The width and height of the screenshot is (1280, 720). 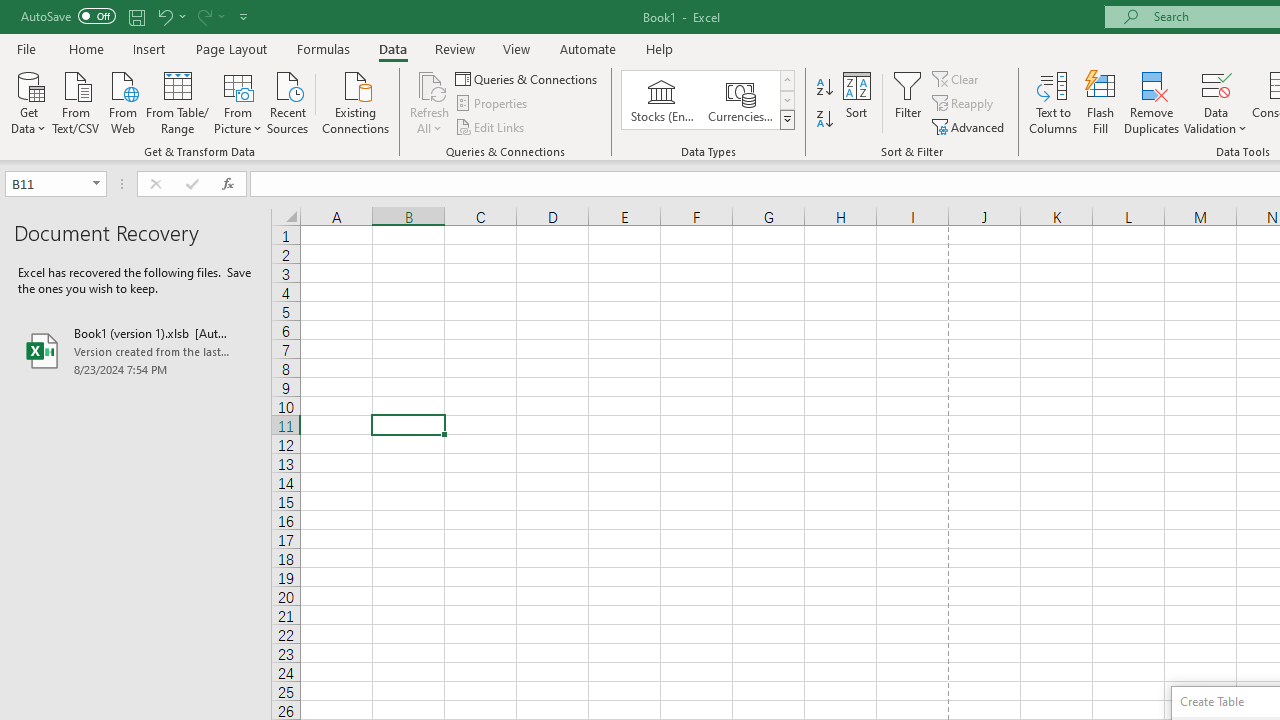 I want to click on 'AutomationID: ConvertToLinkedEntity', so click(x=708, y=100).